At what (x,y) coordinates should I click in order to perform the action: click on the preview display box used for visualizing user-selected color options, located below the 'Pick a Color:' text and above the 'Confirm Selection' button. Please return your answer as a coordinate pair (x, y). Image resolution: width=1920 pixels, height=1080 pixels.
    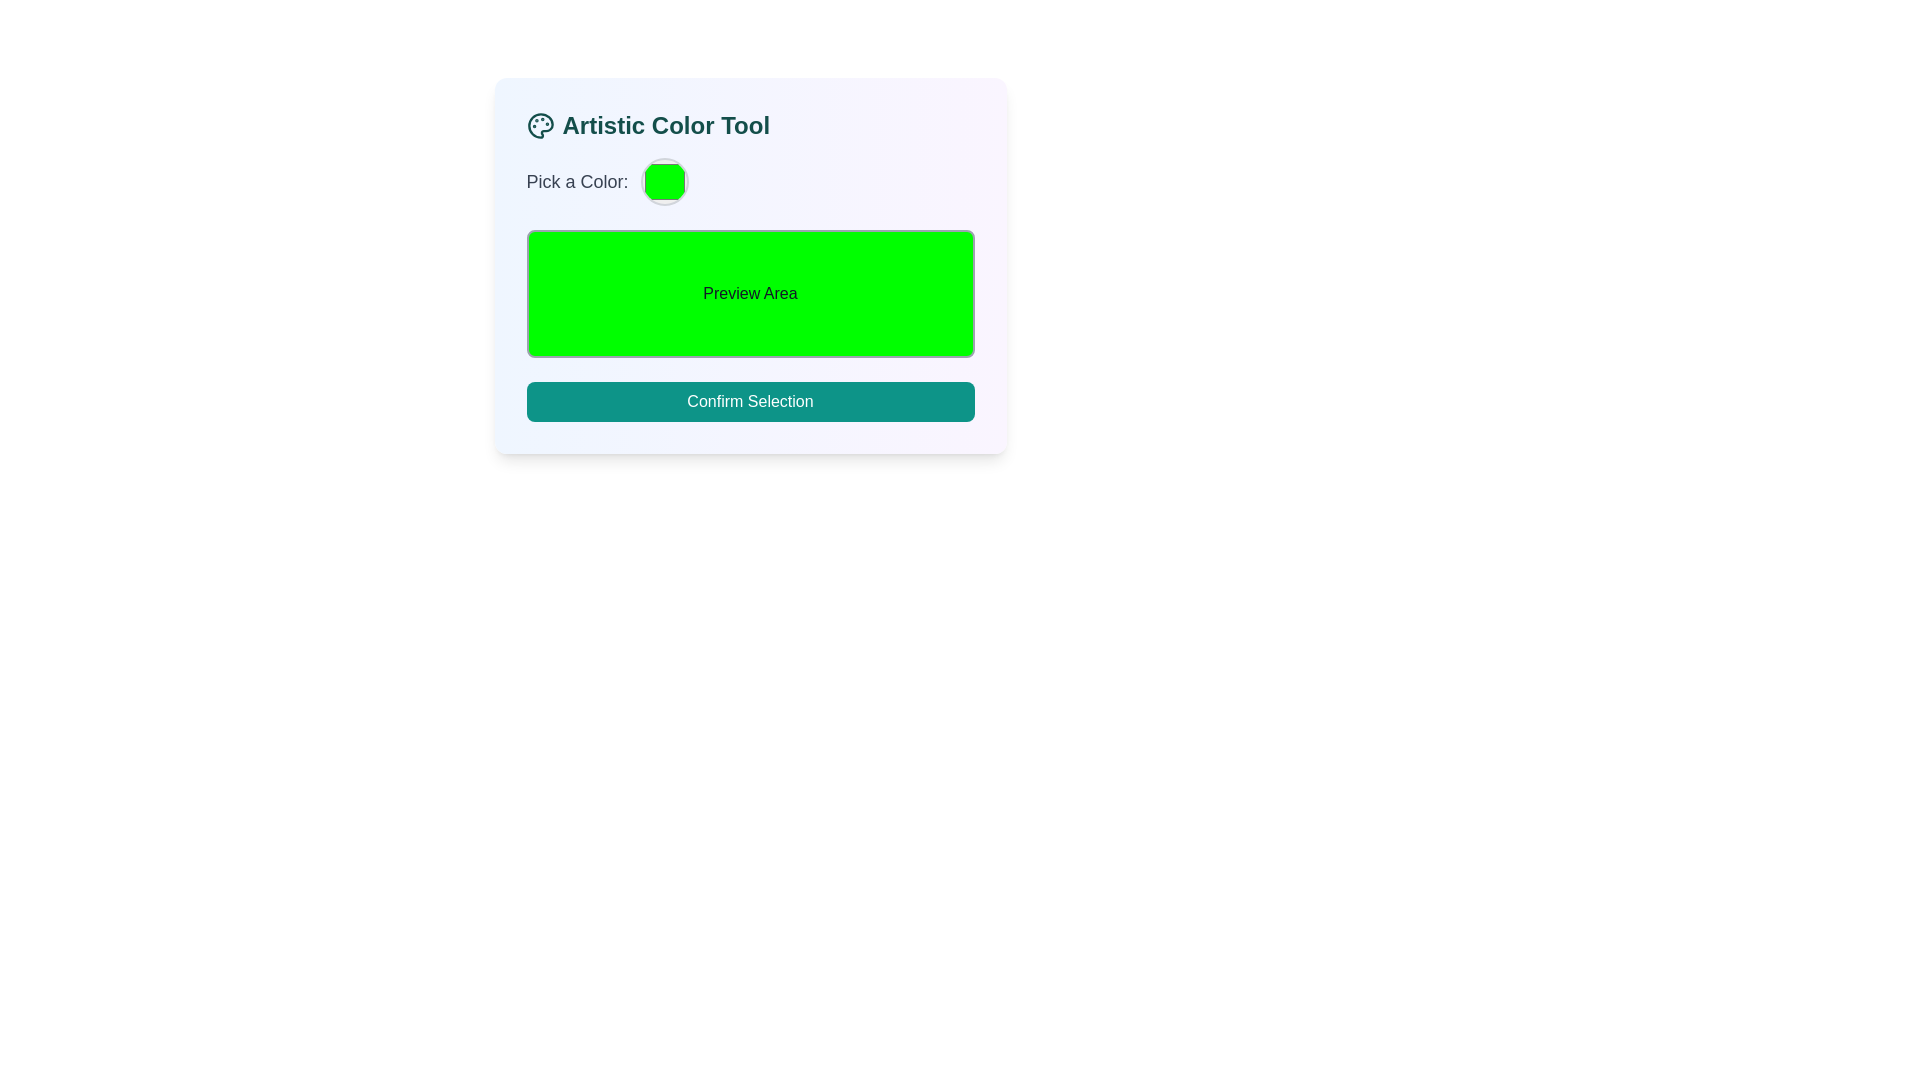
    Looking at the image, I should click on (749, 293).